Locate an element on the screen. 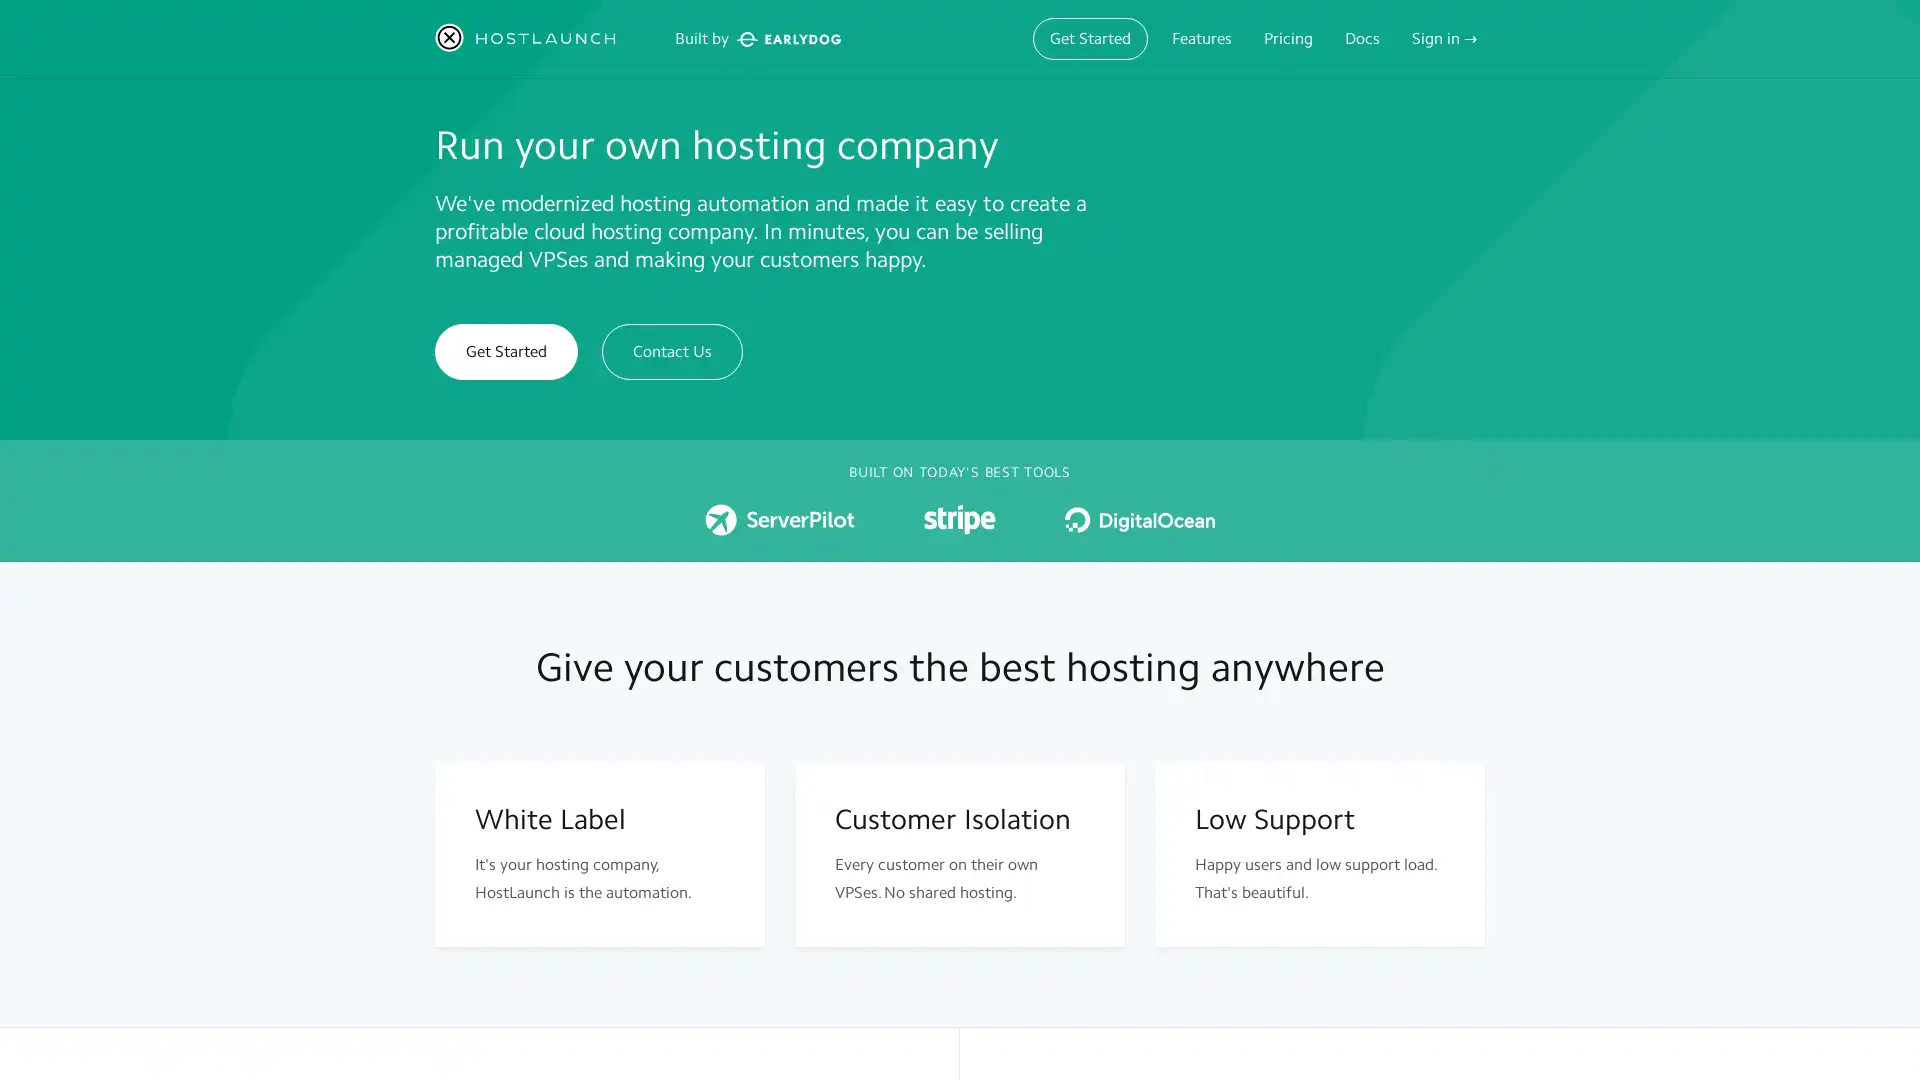 This screenshot has width=1920, height=1080. Features is located at coordinates (1200, 38).